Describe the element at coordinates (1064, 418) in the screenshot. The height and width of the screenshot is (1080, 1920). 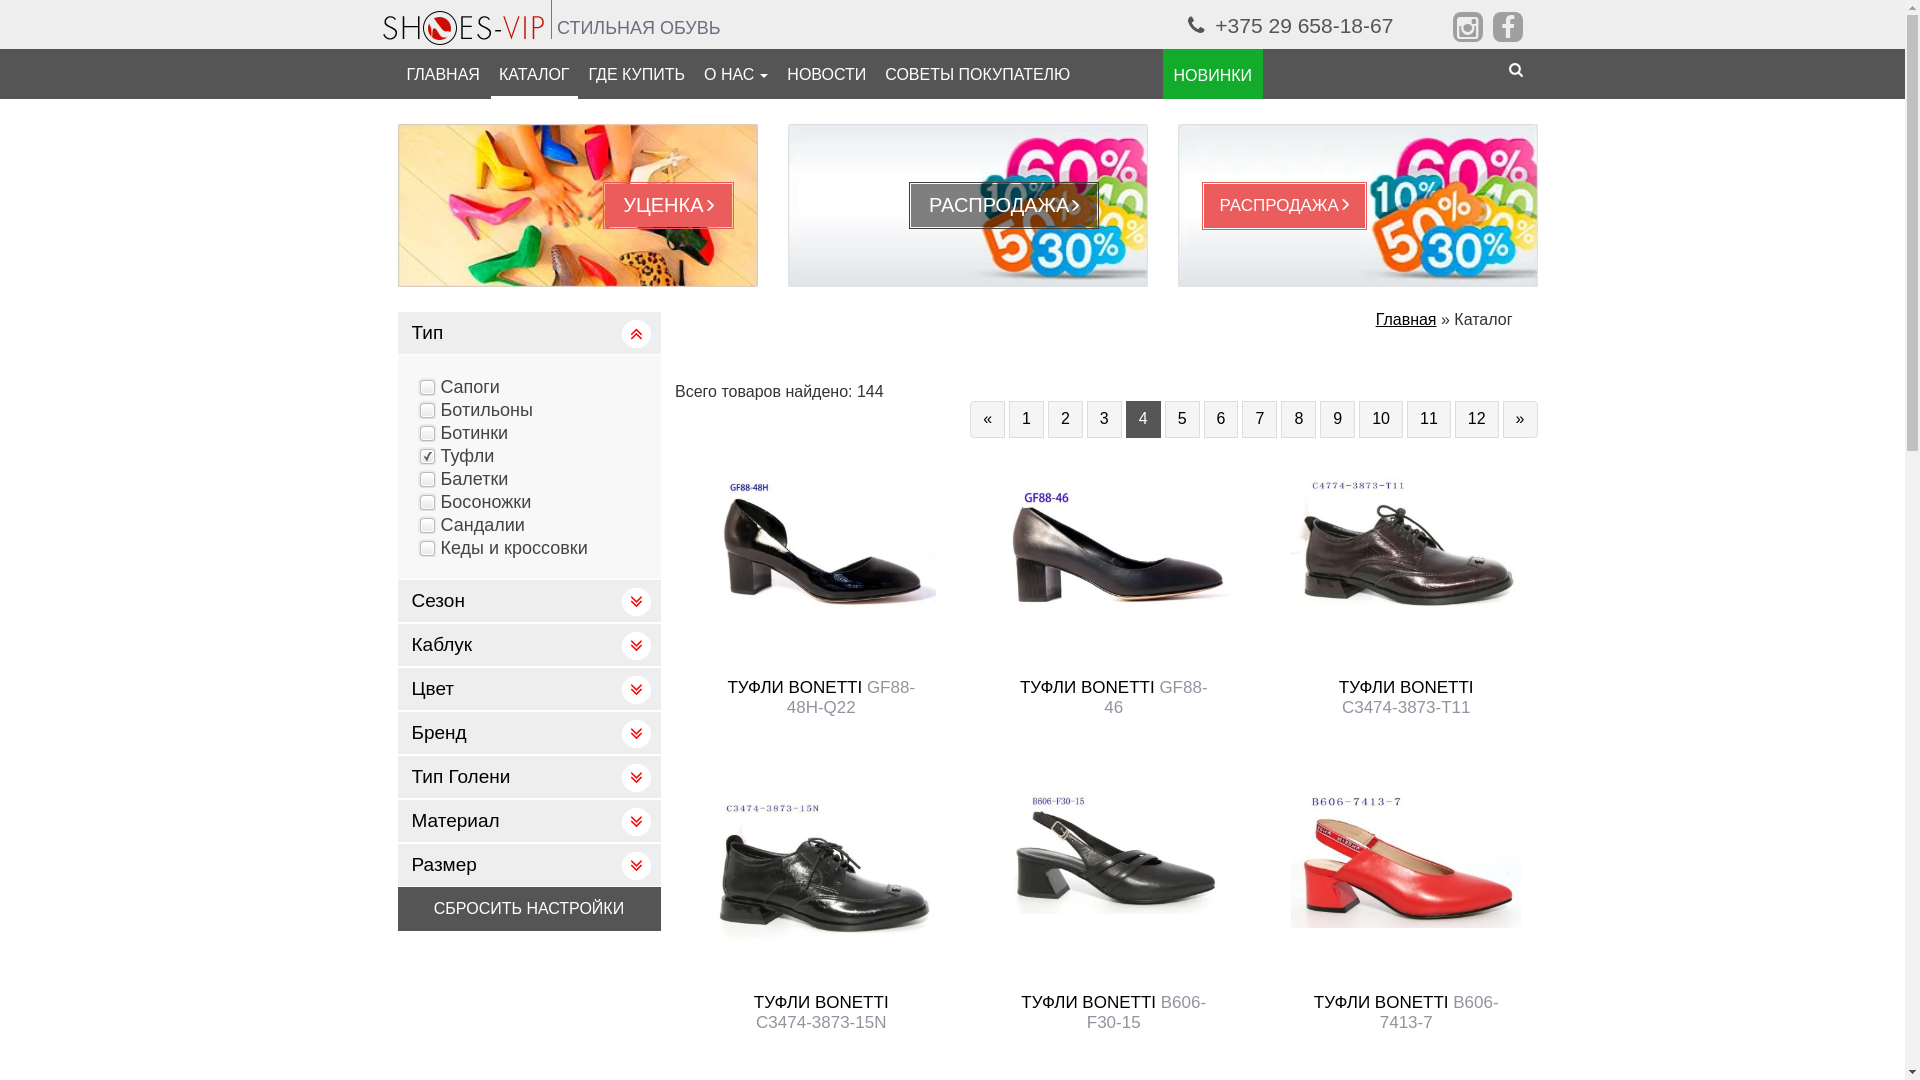
I see `'2'` at that location.